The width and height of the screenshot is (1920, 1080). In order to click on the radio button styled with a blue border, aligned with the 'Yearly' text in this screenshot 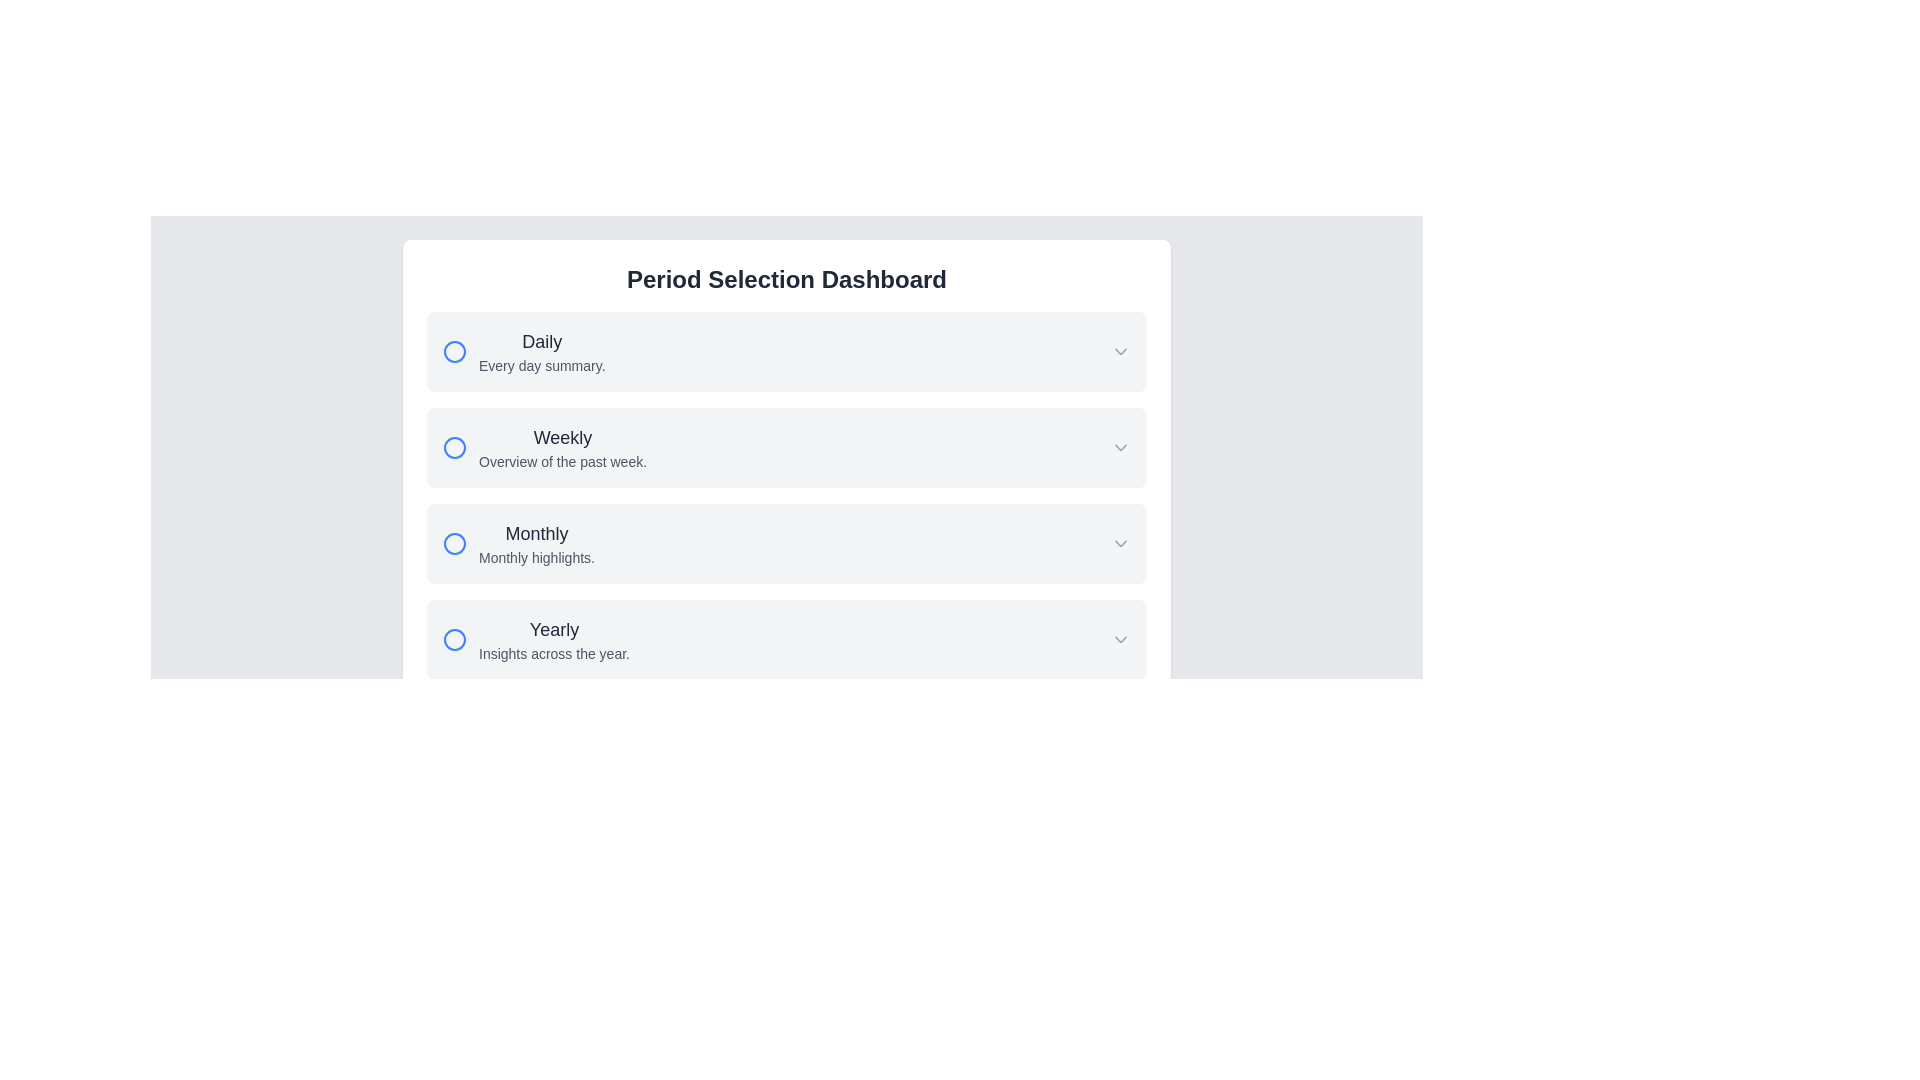, I will do `click(454, 640)`.